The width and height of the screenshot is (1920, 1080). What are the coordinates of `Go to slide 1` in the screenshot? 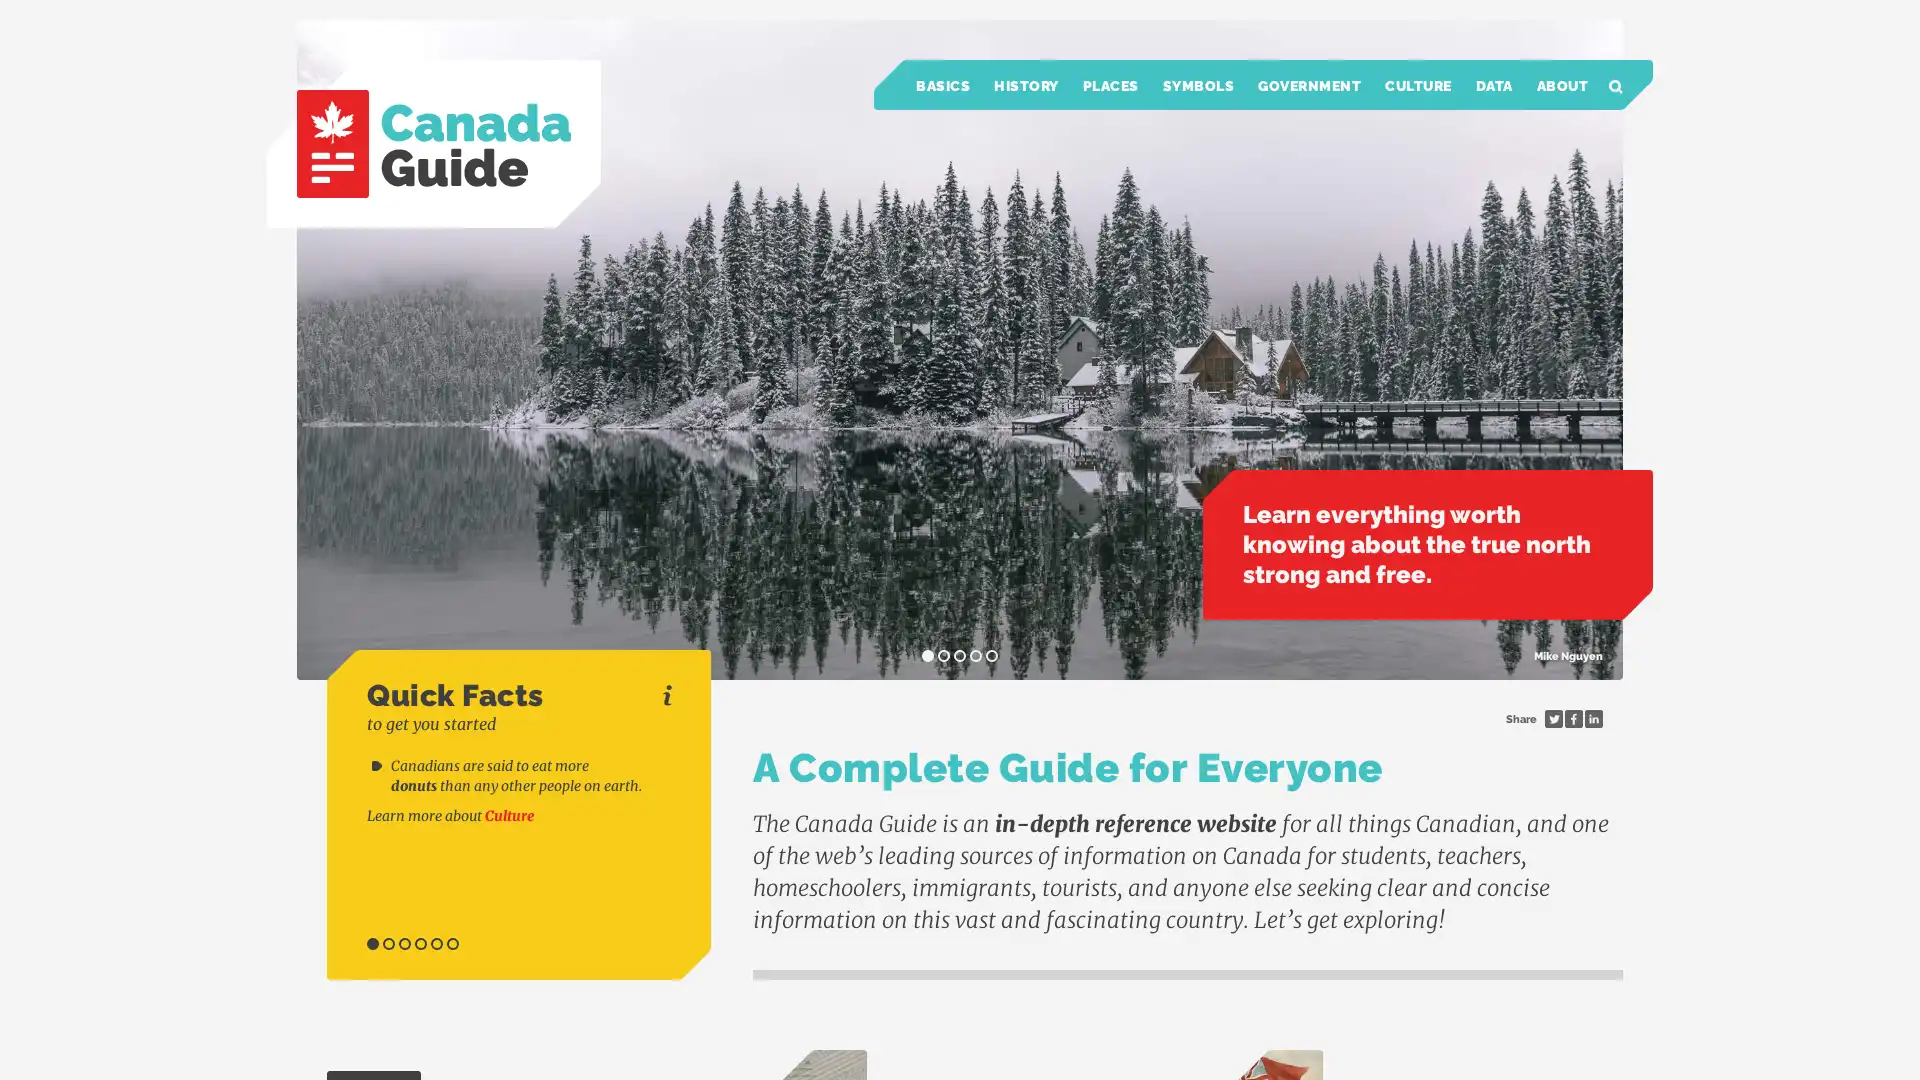 It's located at (373, 944).